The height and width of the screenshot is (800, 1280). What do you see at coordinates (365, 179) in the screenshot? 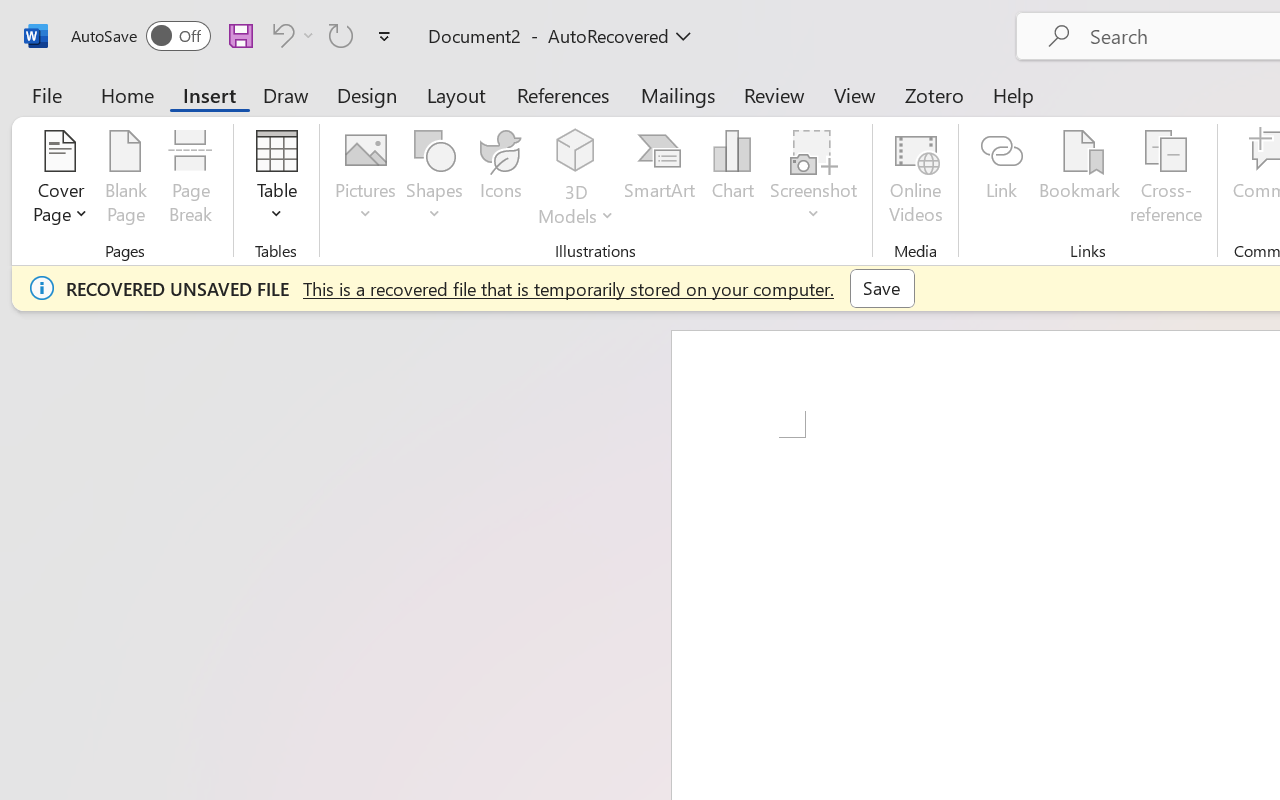
I see `'Pictures'` at bounding box center [365, 179].